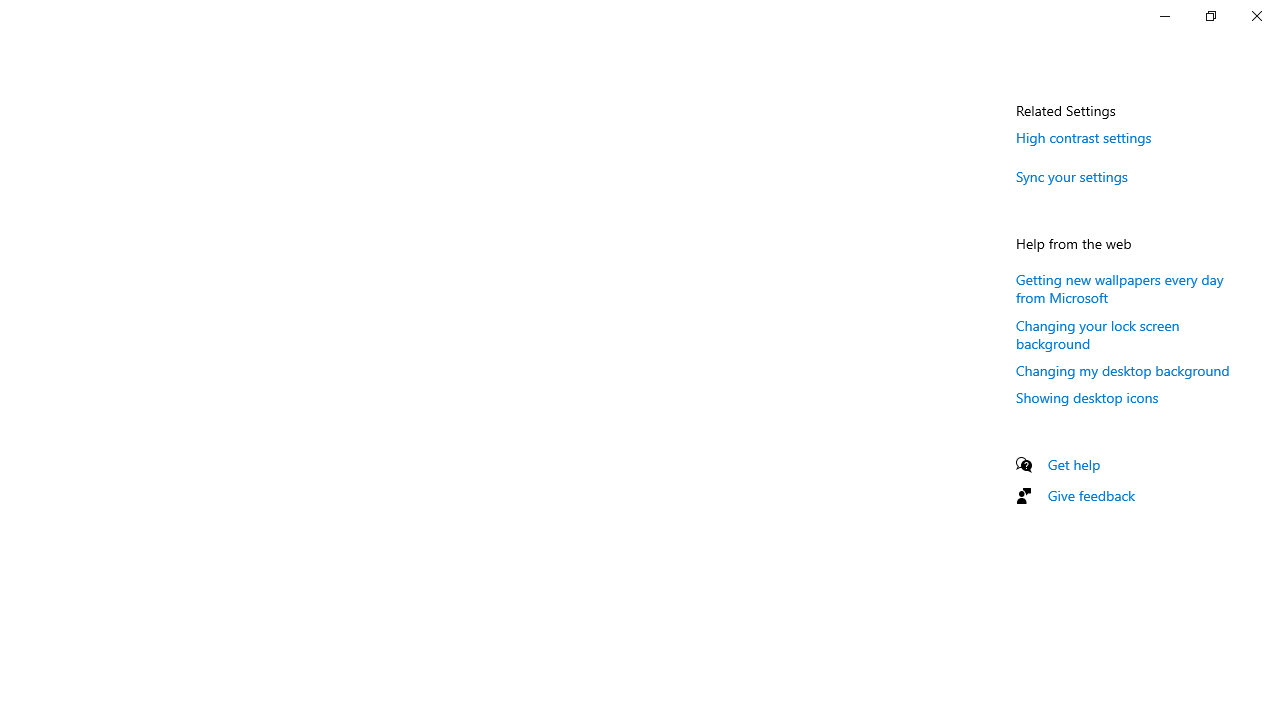 Image resolution: width=1280 pixels, height=720 pixels. Describe the element at coordinates (1209, 15) in the screenshot. I see `'Restore Settings'` at that location.